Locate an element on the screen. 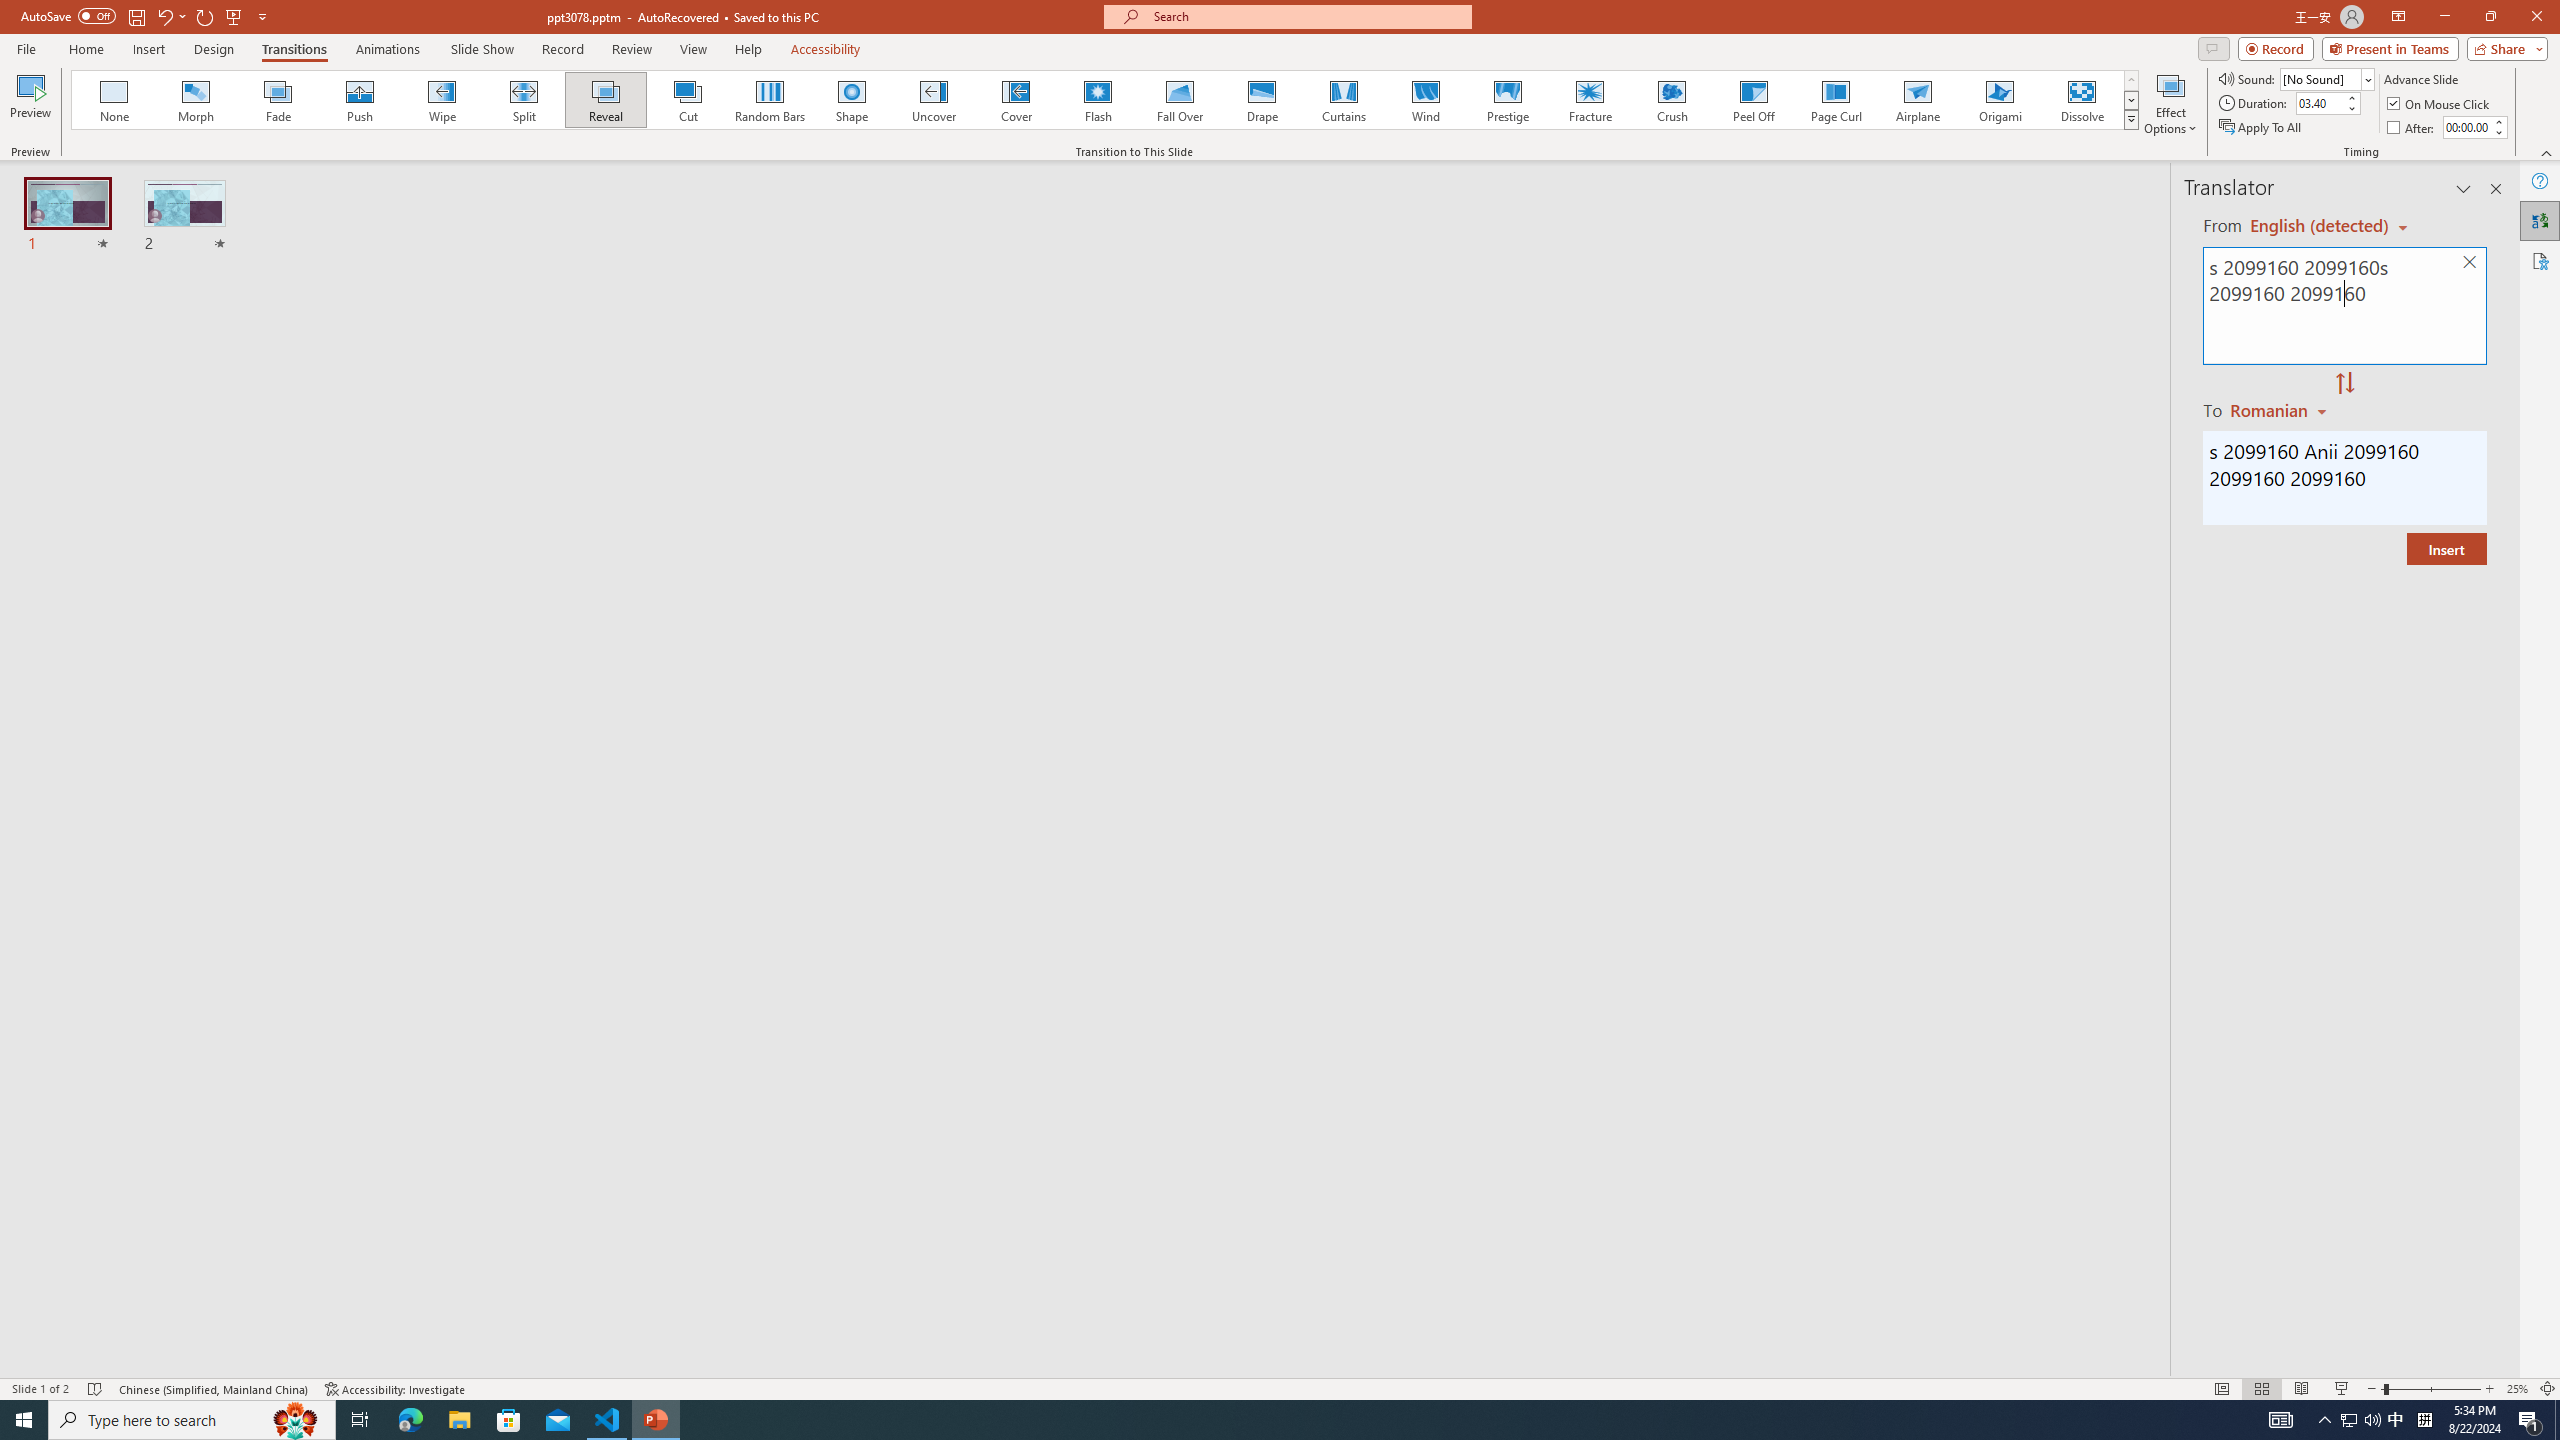  'On Mouse Click' is located at coordinates (2438, 103).